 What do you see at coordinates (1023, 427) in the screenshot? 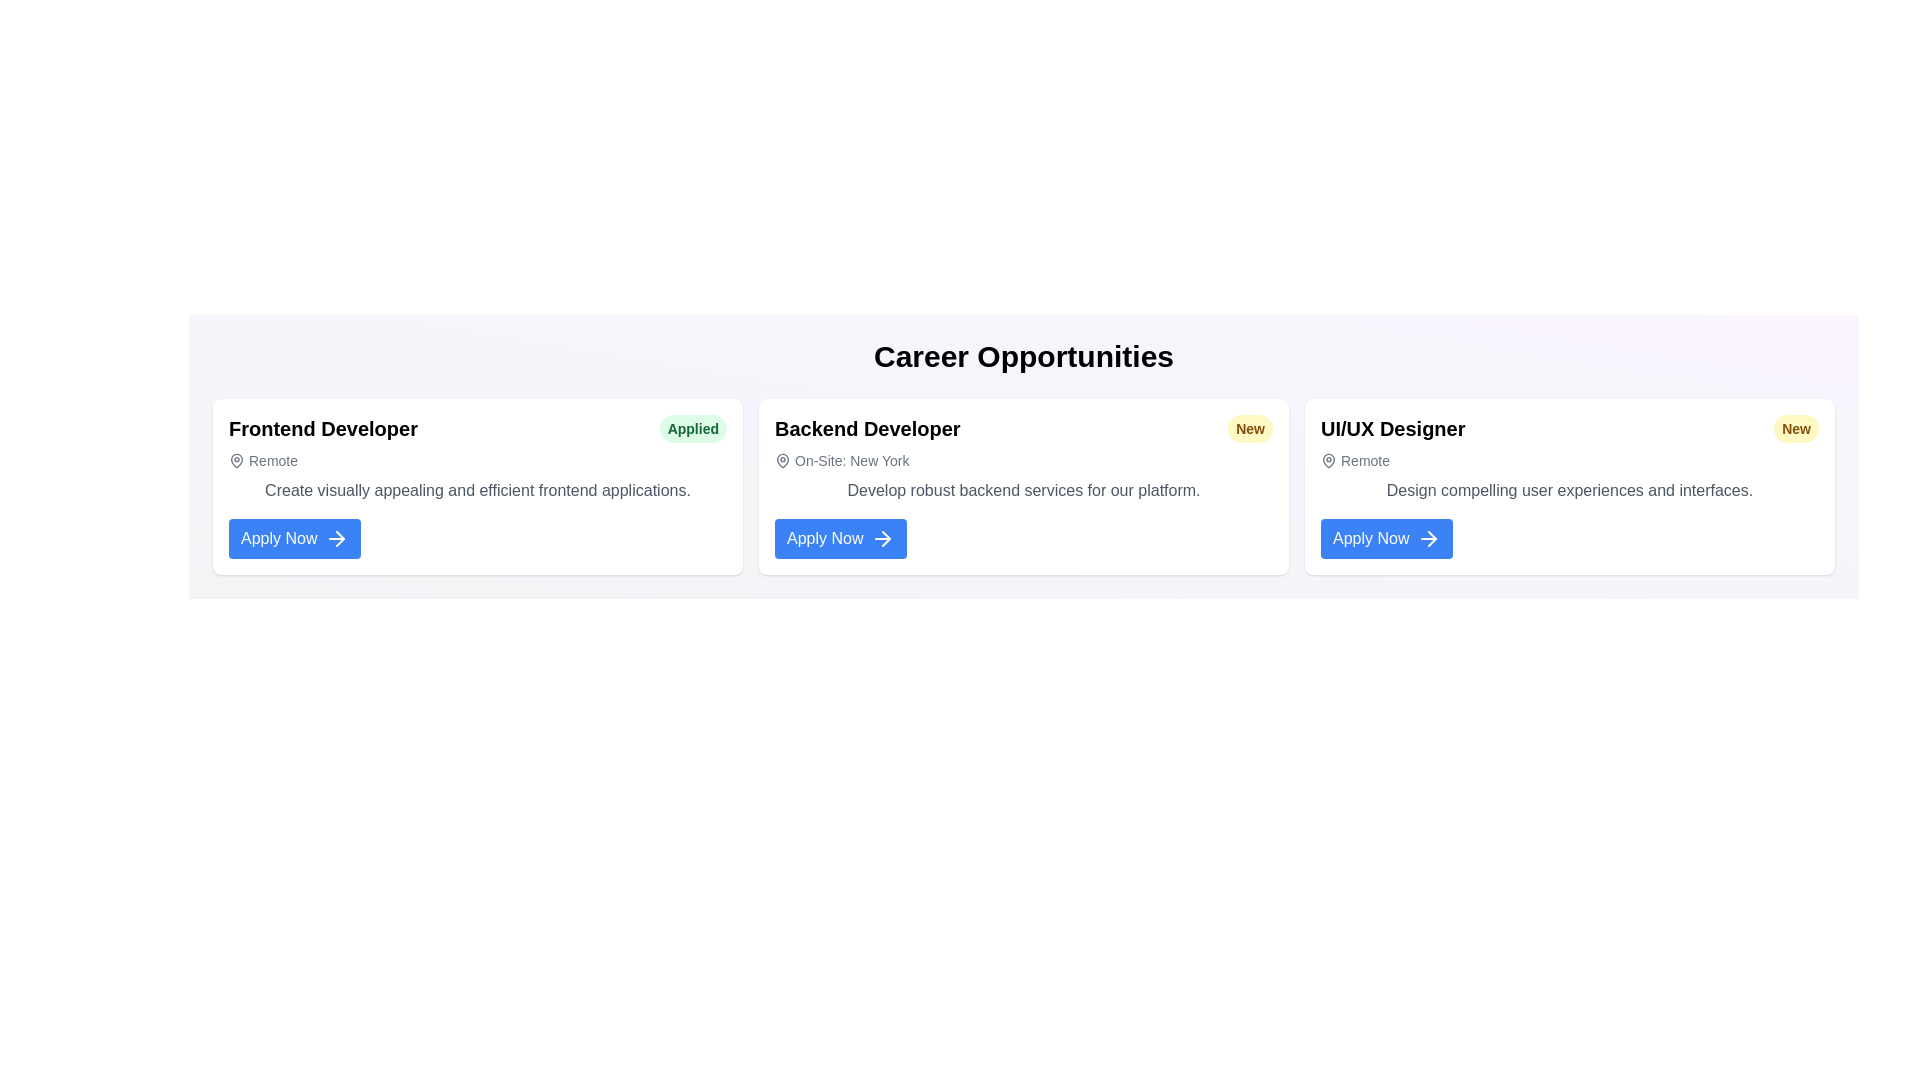
I see `the Descriptive Label with Badge displaying the job title 'Backend Developer' and the status label 'New' located in the central section of the UI` at bounding box center [1023, 427].